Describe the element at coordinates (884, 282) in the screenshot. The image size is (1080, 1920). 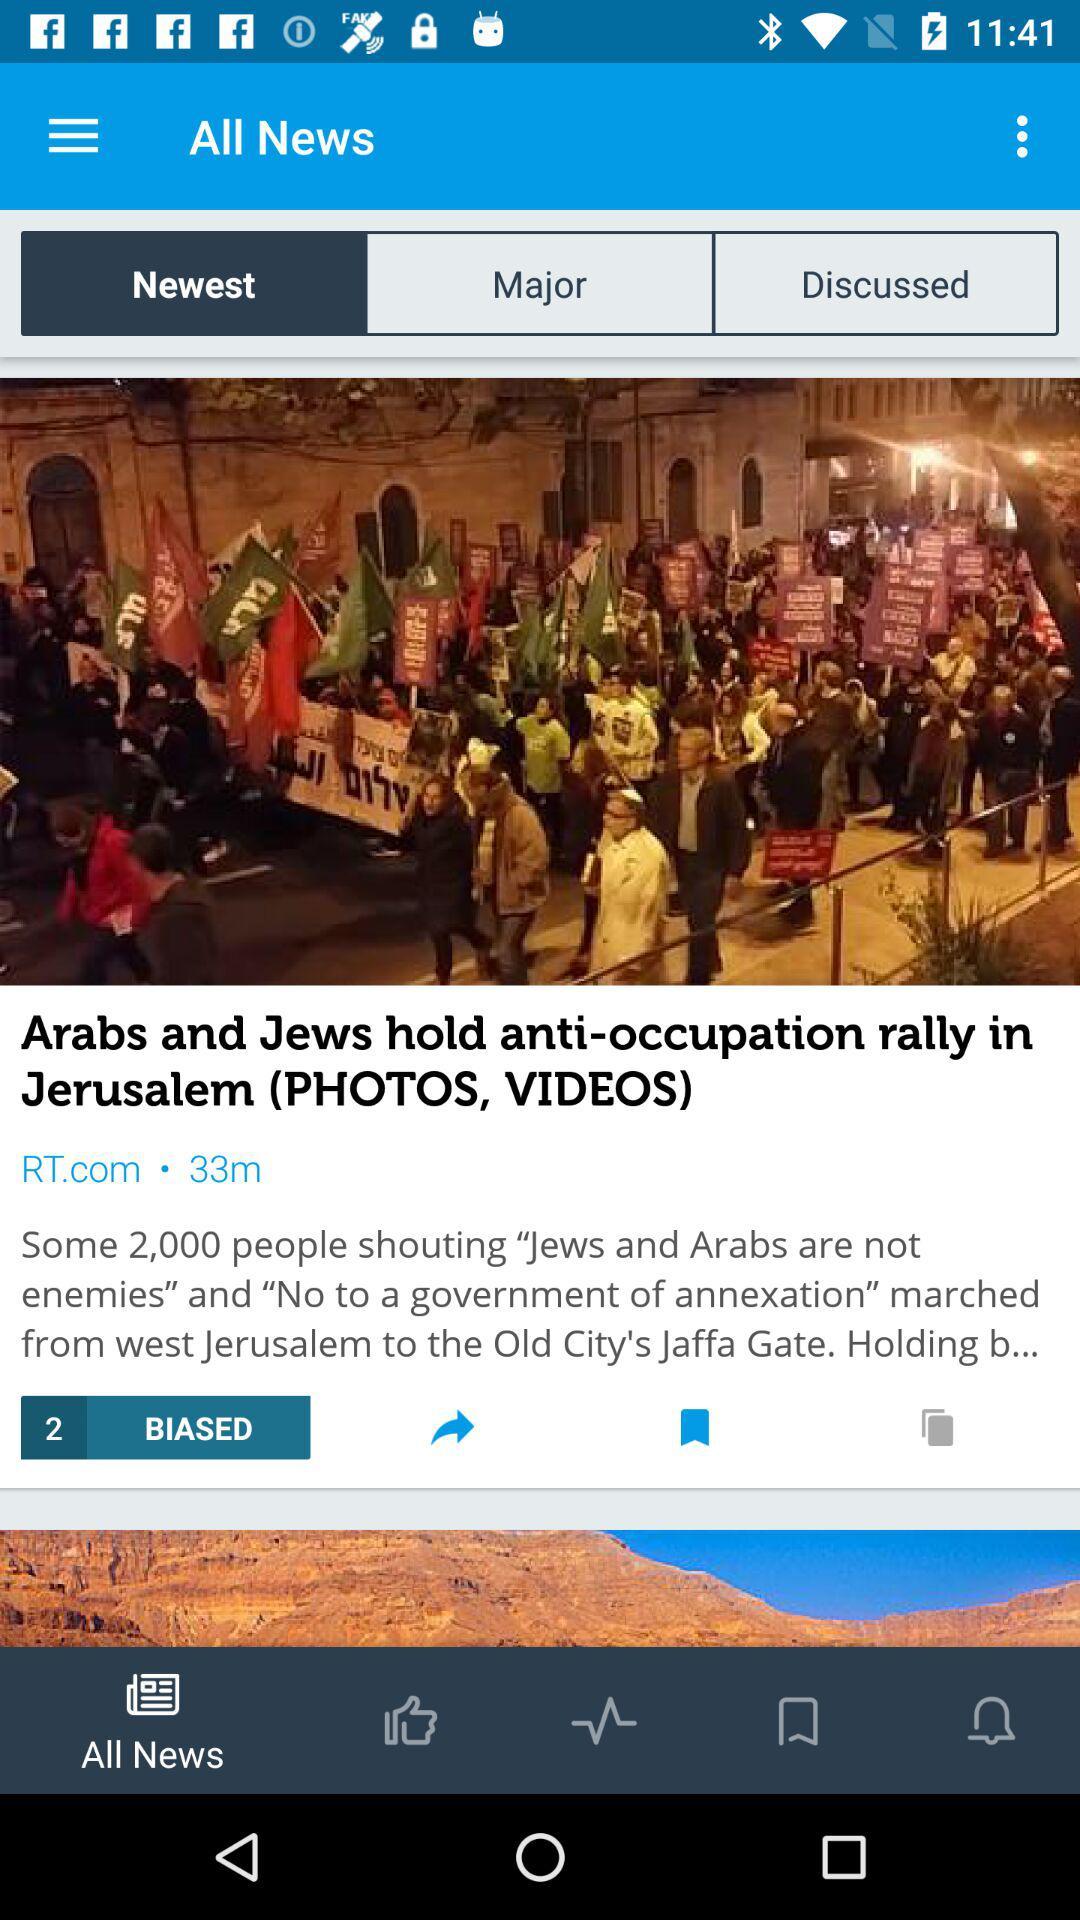
I see `discussed icon` at that location.